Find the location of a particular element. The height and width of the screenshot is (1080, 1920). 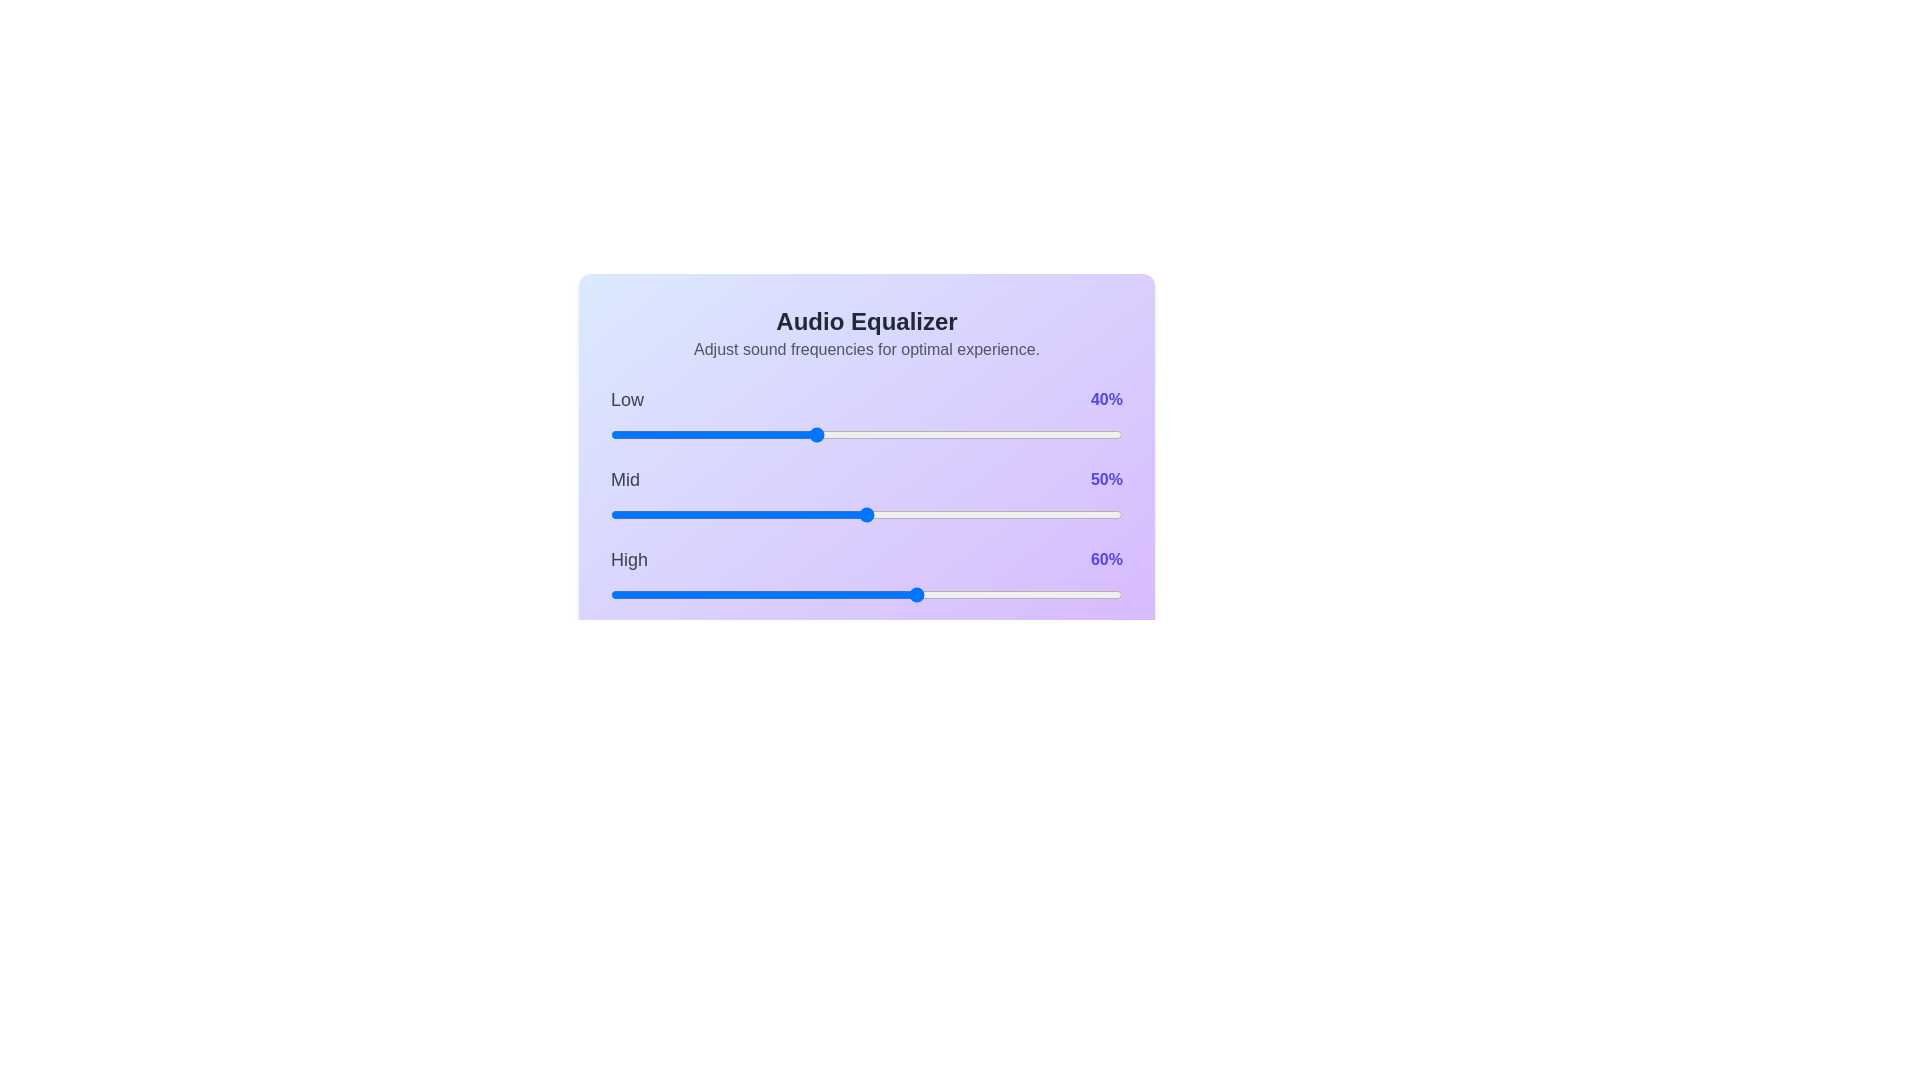

the high frequency slider to 16% is located at coordinates (692, 593).